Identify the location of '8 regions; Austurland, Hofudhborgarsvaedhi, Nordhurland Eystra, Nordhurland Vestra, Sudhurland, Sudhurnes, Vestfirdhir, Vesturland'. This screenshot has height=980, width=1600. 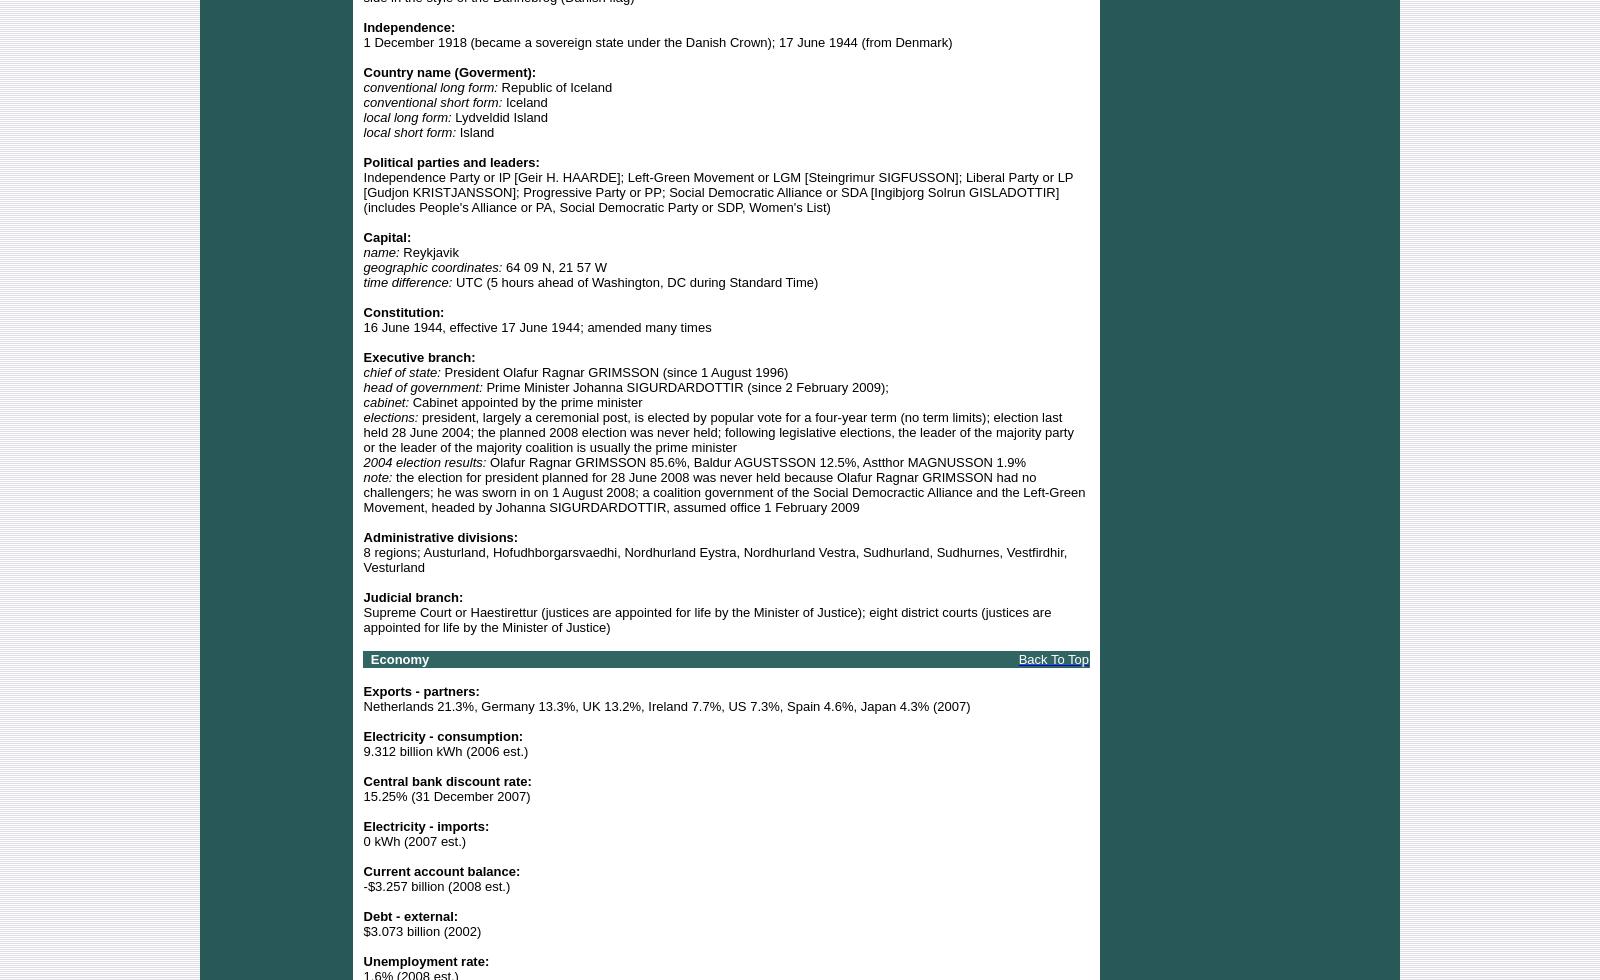
(715, 558).